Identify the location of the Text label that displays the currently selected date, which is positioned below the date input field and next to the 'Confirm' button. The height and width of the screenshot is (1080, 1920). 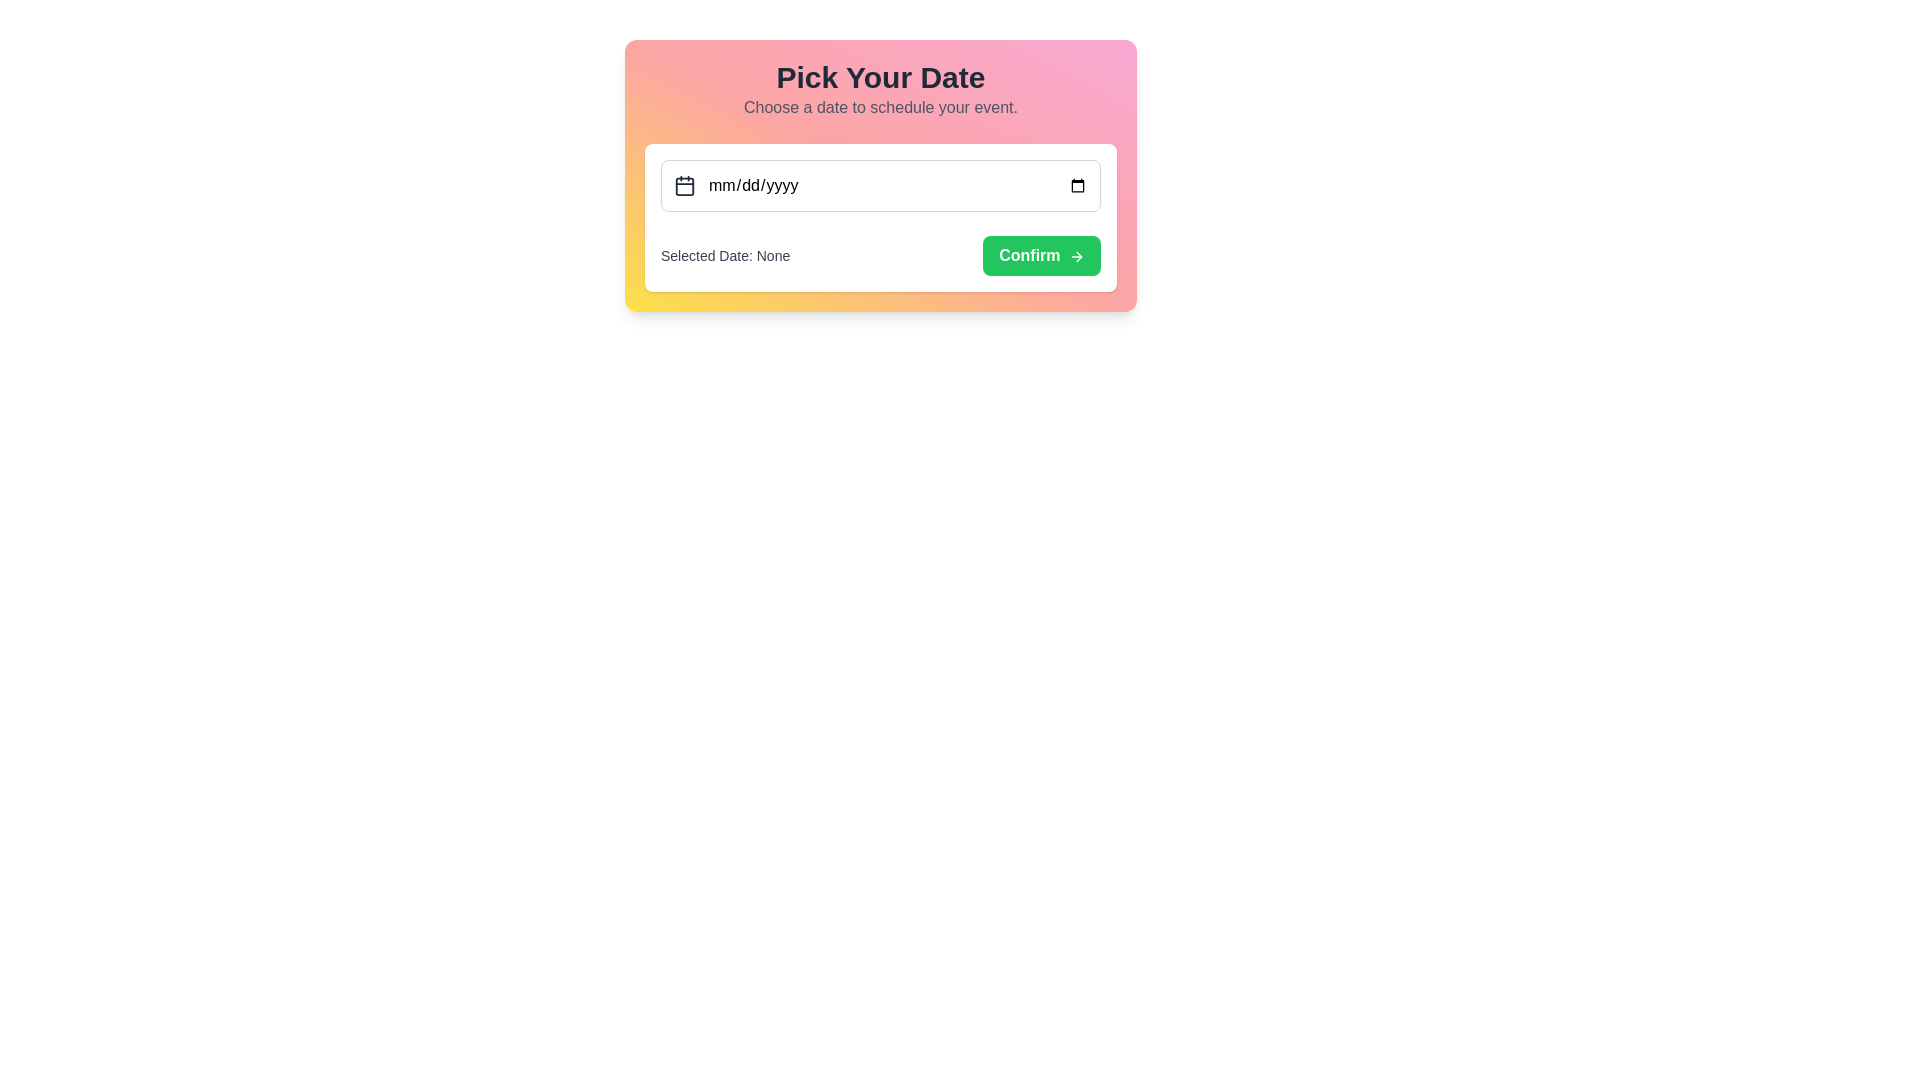
(724, 254).